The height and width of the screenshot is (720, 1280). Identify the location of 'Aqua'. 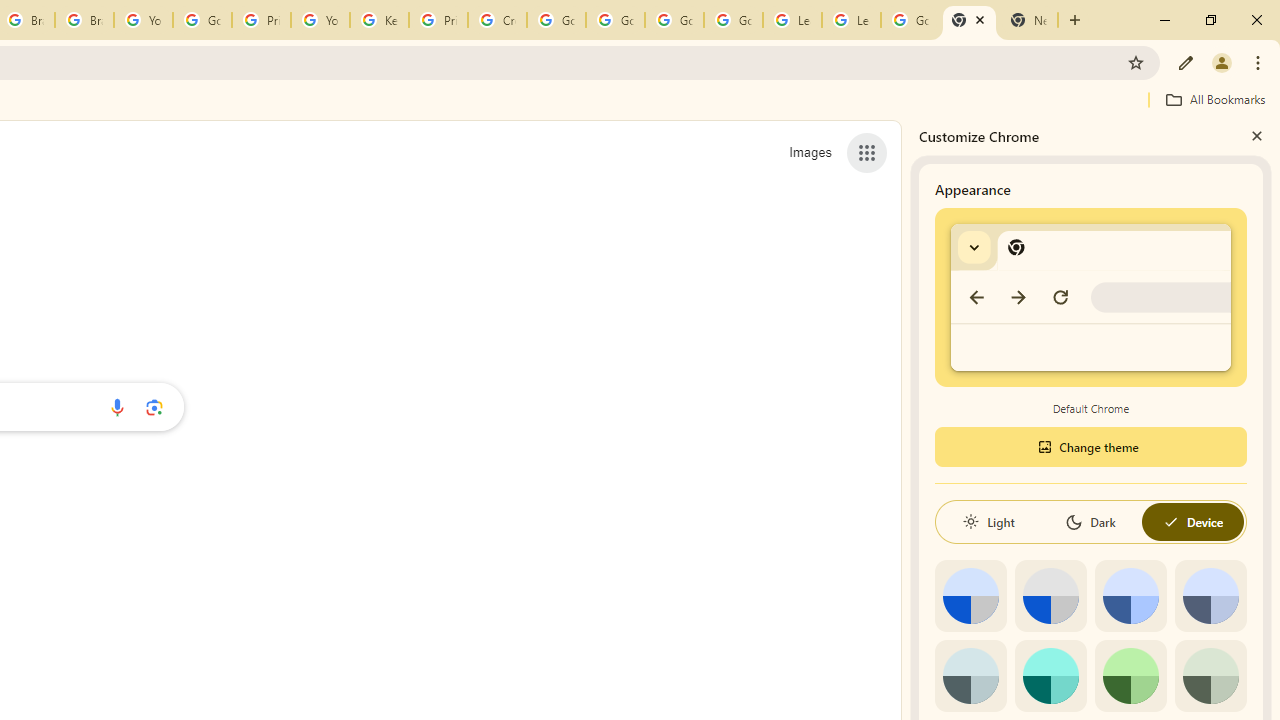
(1049, 675).